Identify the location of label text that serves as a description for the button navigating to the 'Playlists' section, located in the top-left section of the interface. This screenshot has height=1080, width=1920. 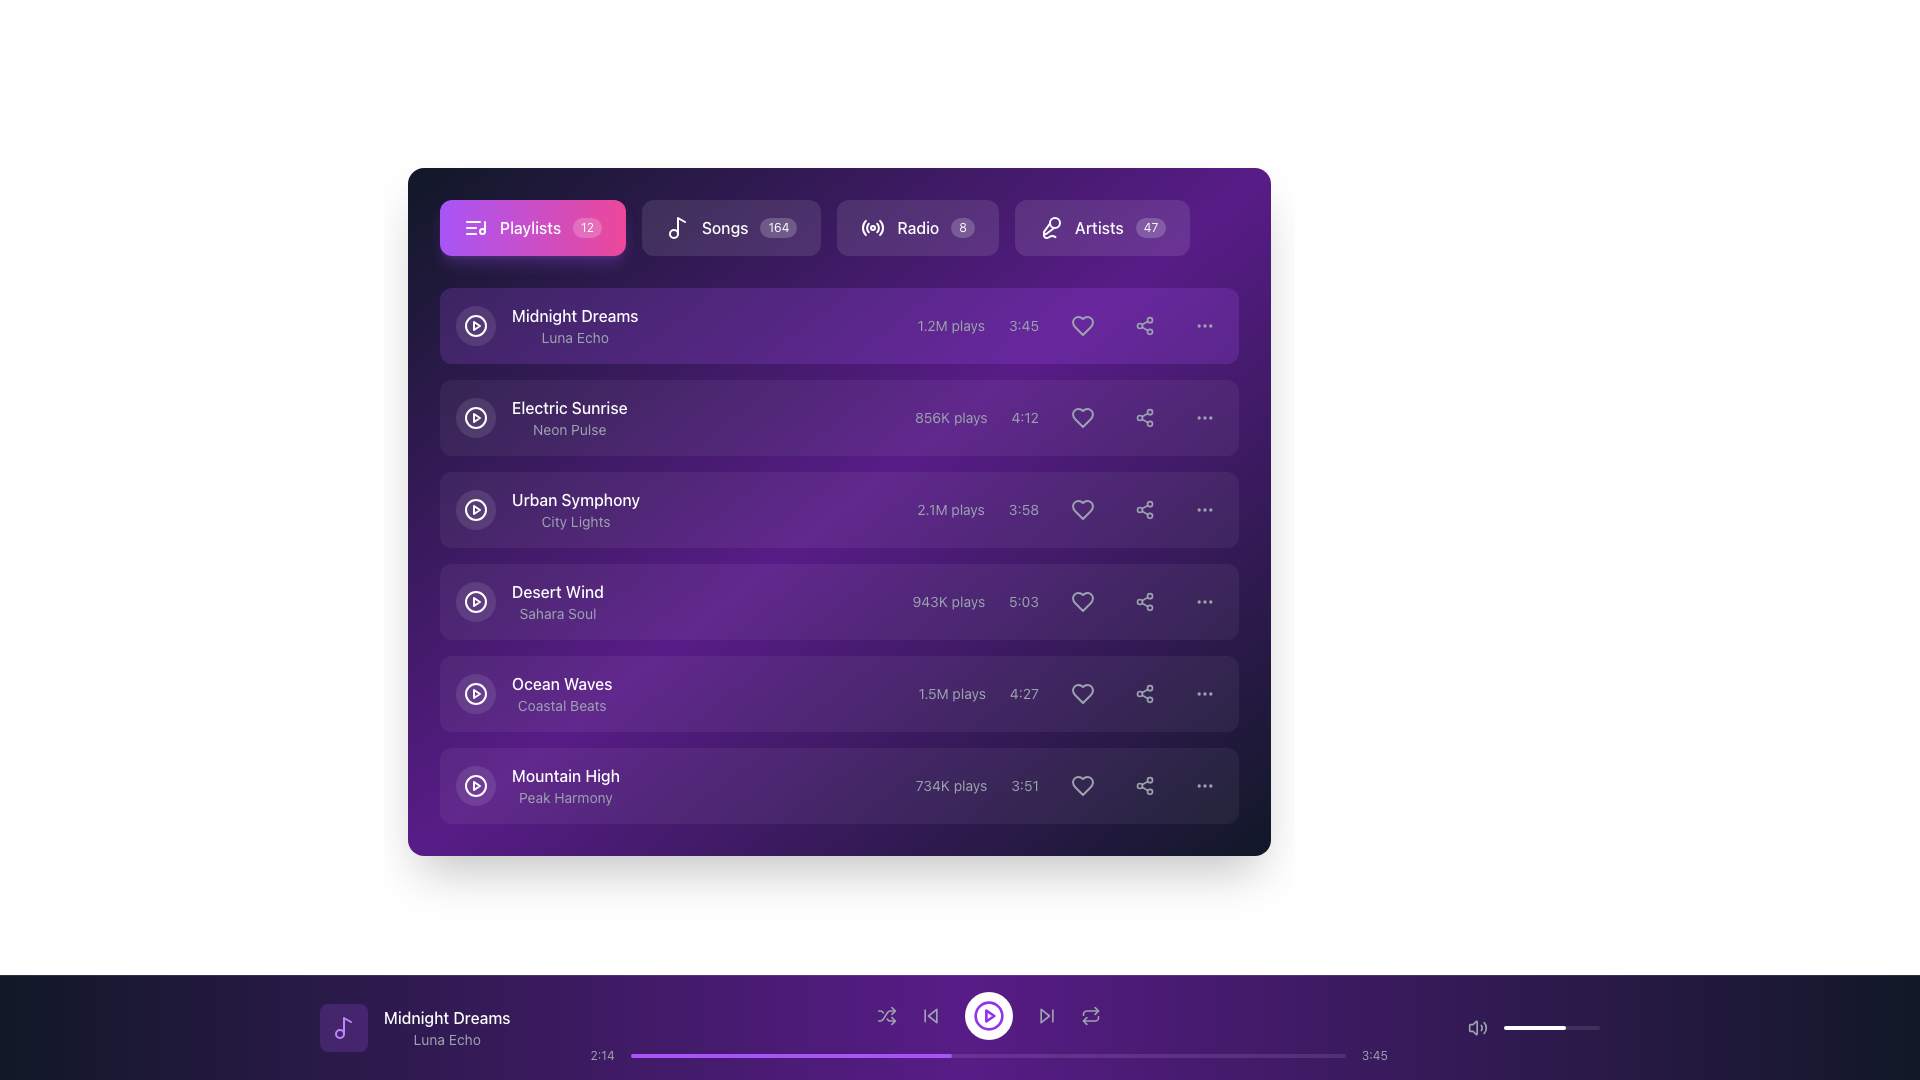
(530, 226).